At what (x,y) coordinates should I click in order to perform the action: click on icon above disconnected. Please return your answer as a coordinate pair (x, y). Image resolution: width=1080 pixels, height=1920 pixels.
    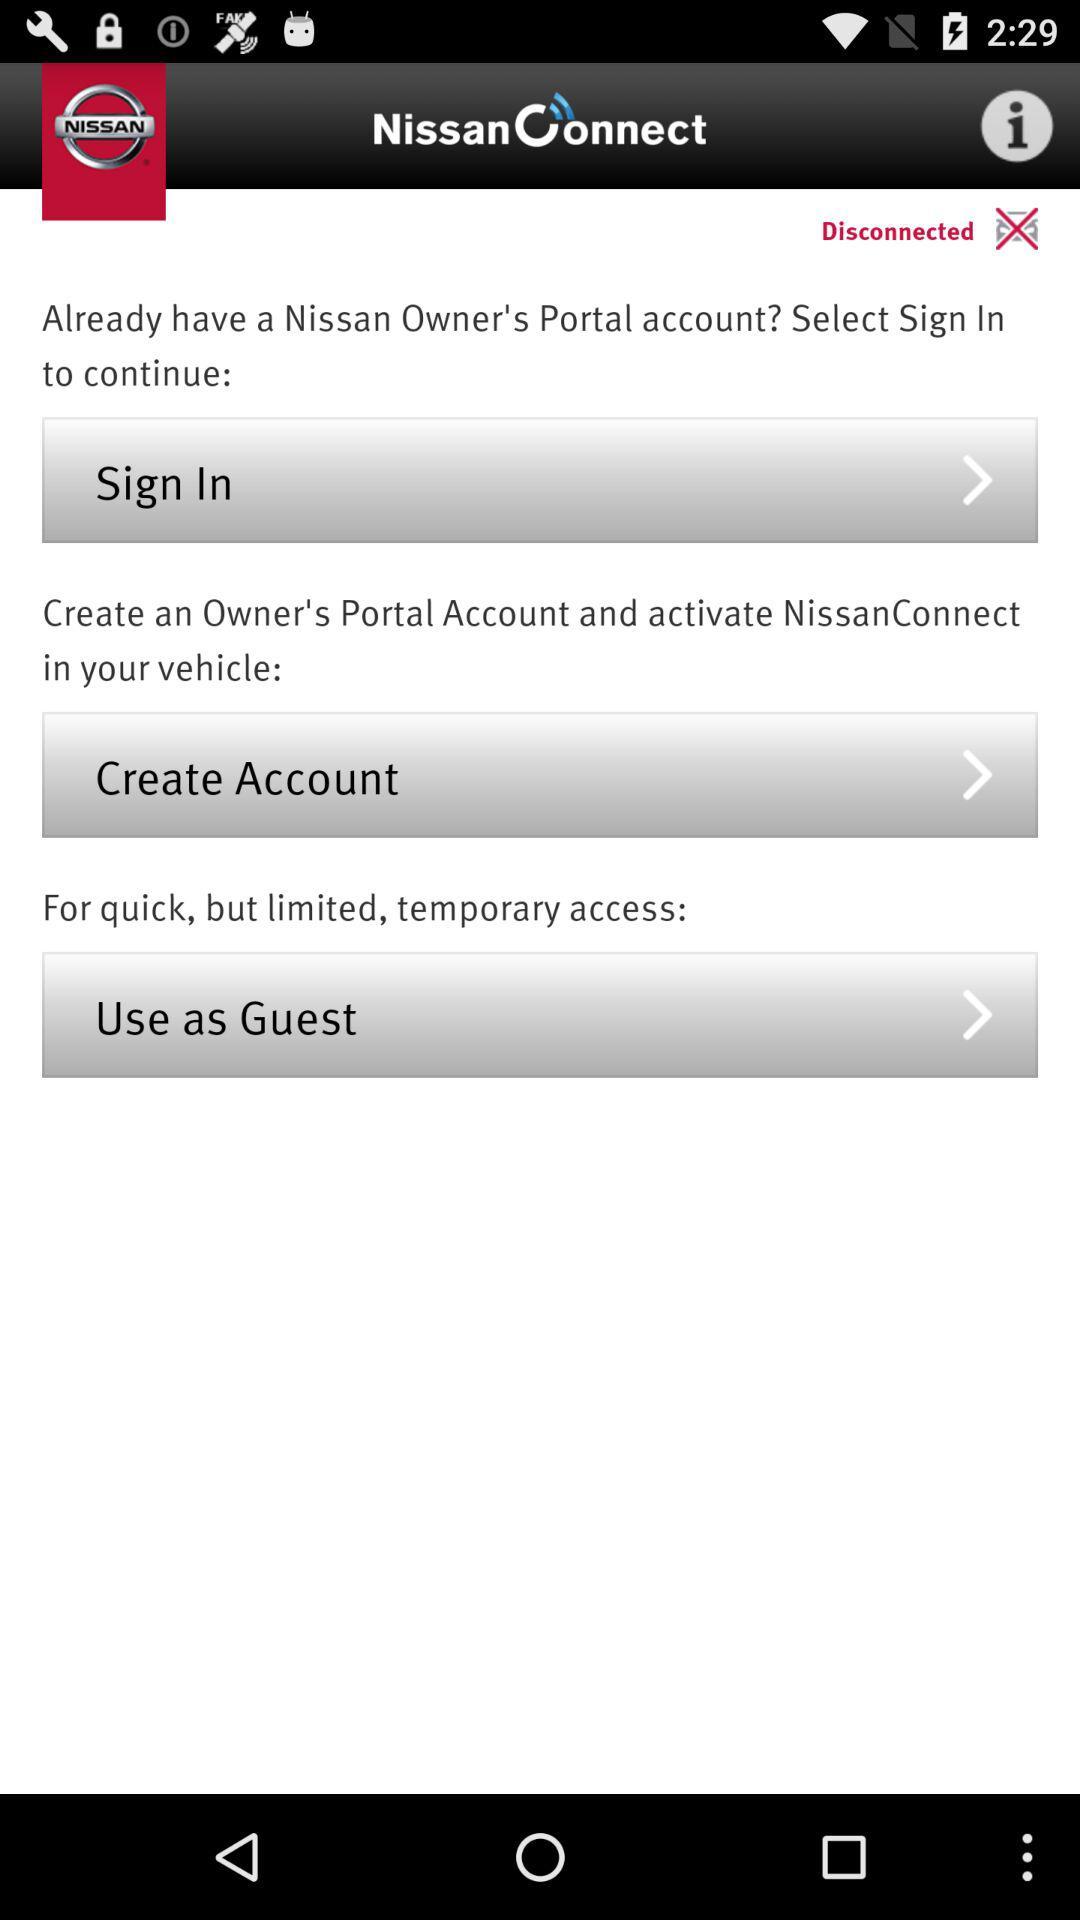
    Looking at the image, I should click on (1017, 124).